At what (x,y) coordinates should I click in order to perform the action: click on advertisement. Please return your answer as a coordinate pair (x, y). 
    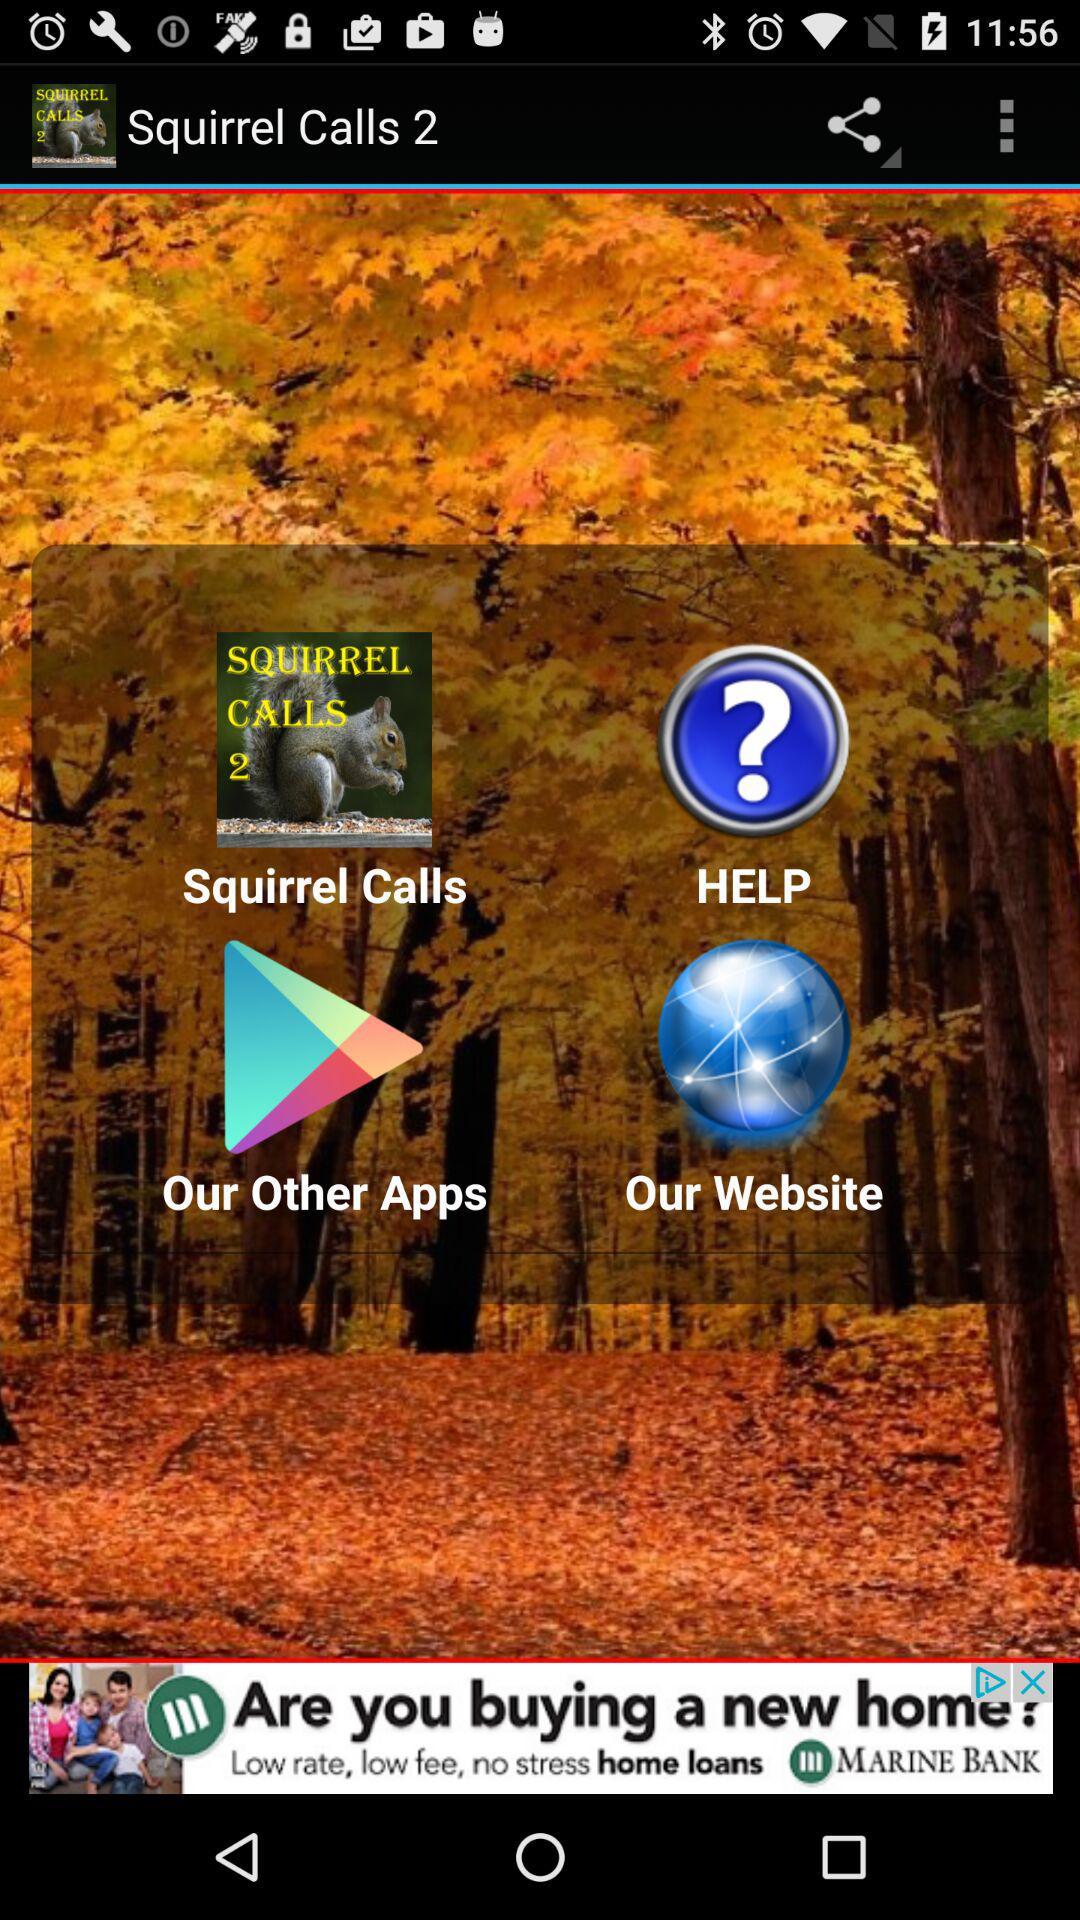
    Looking at the image, I should click on (540, 1727).